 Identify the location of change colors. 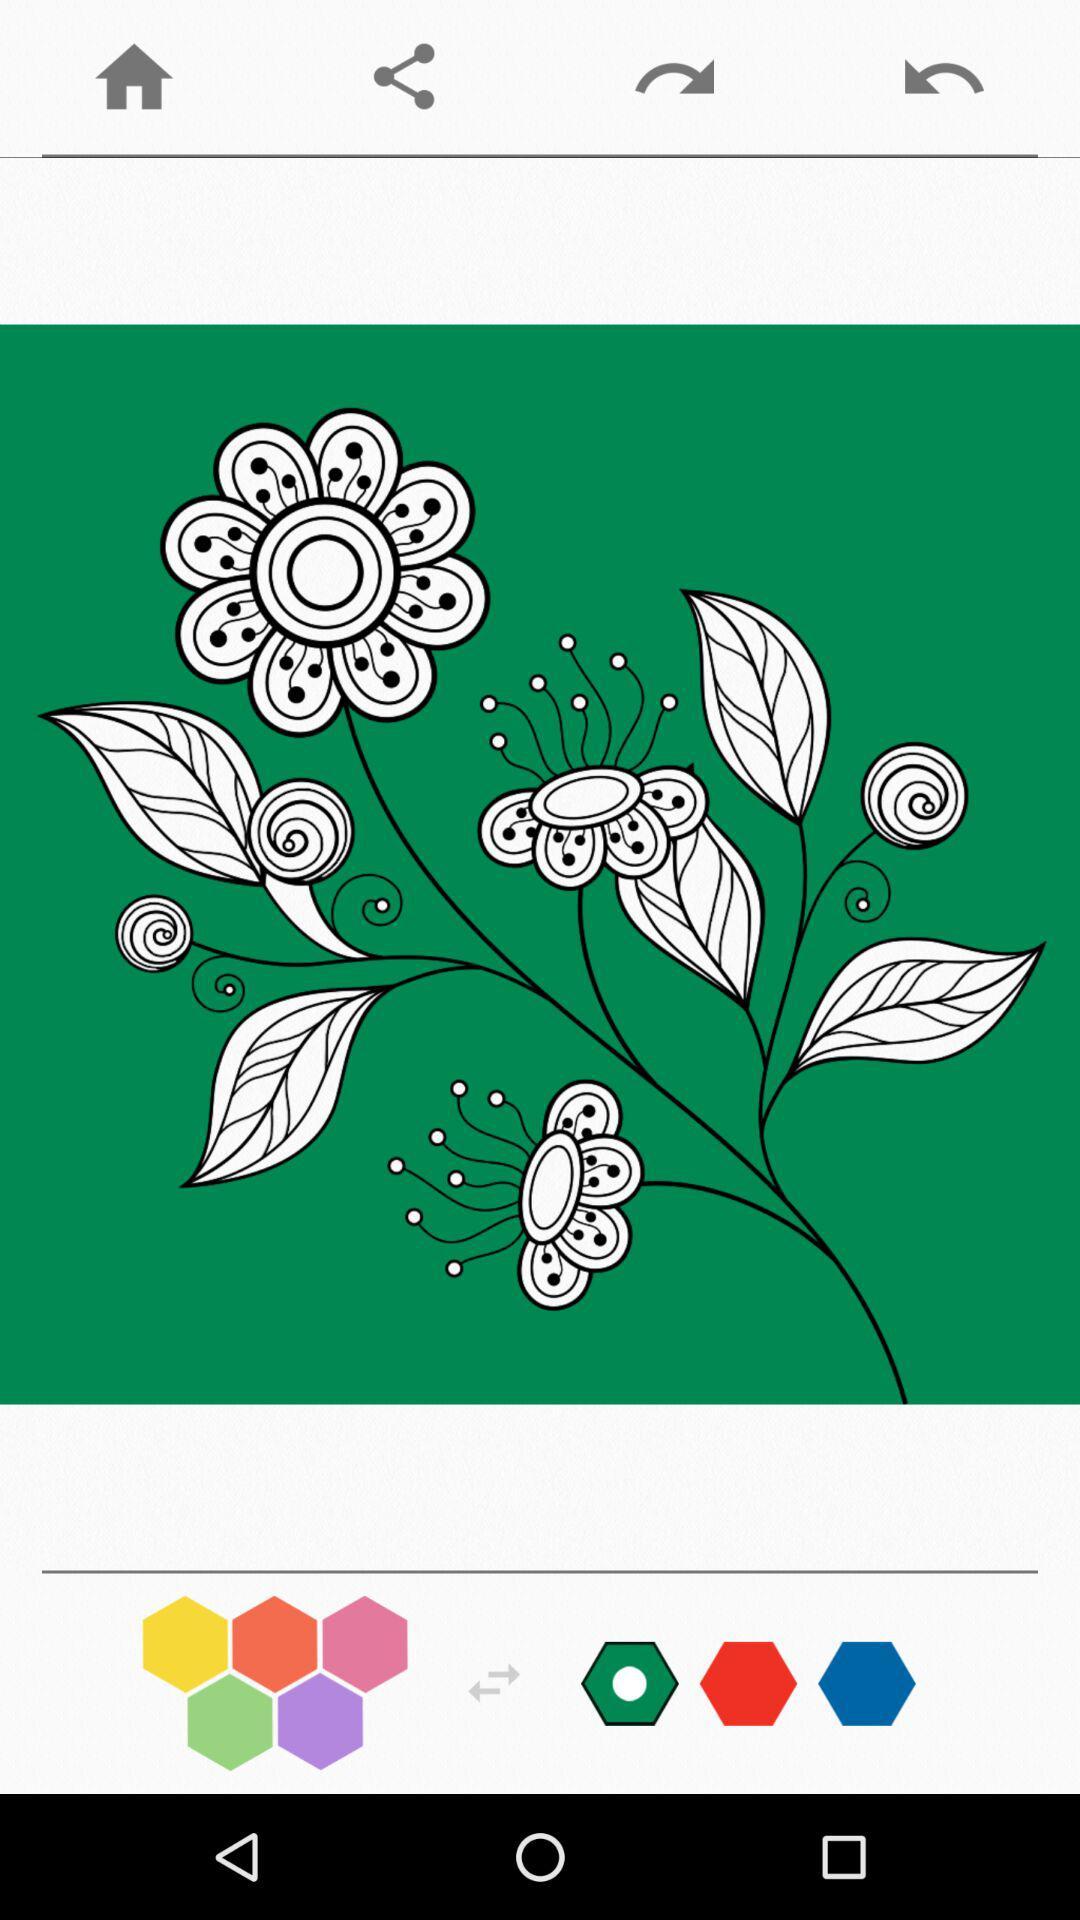
(275, 1682).